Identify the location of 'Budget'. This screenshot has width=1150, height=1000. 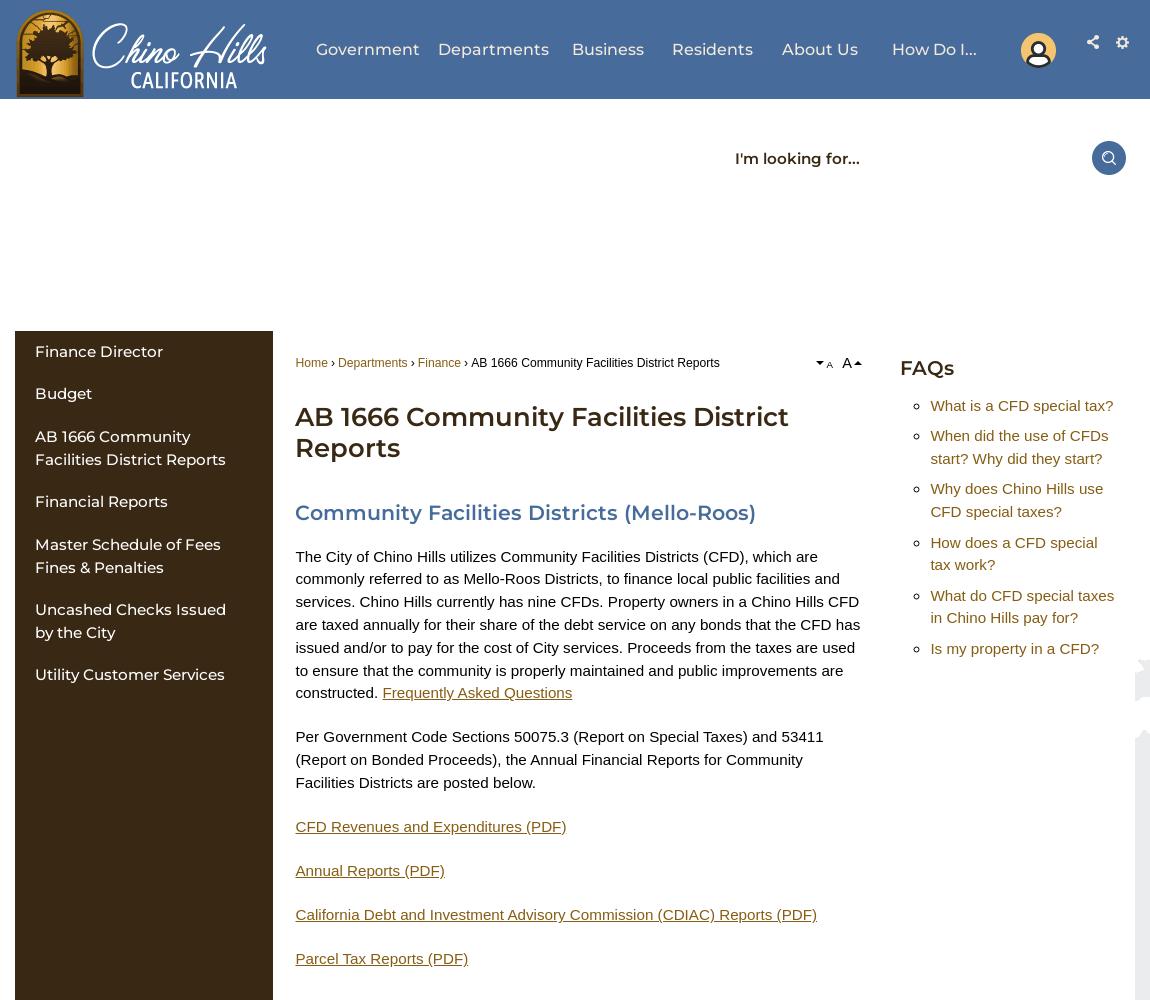
(61, 393).